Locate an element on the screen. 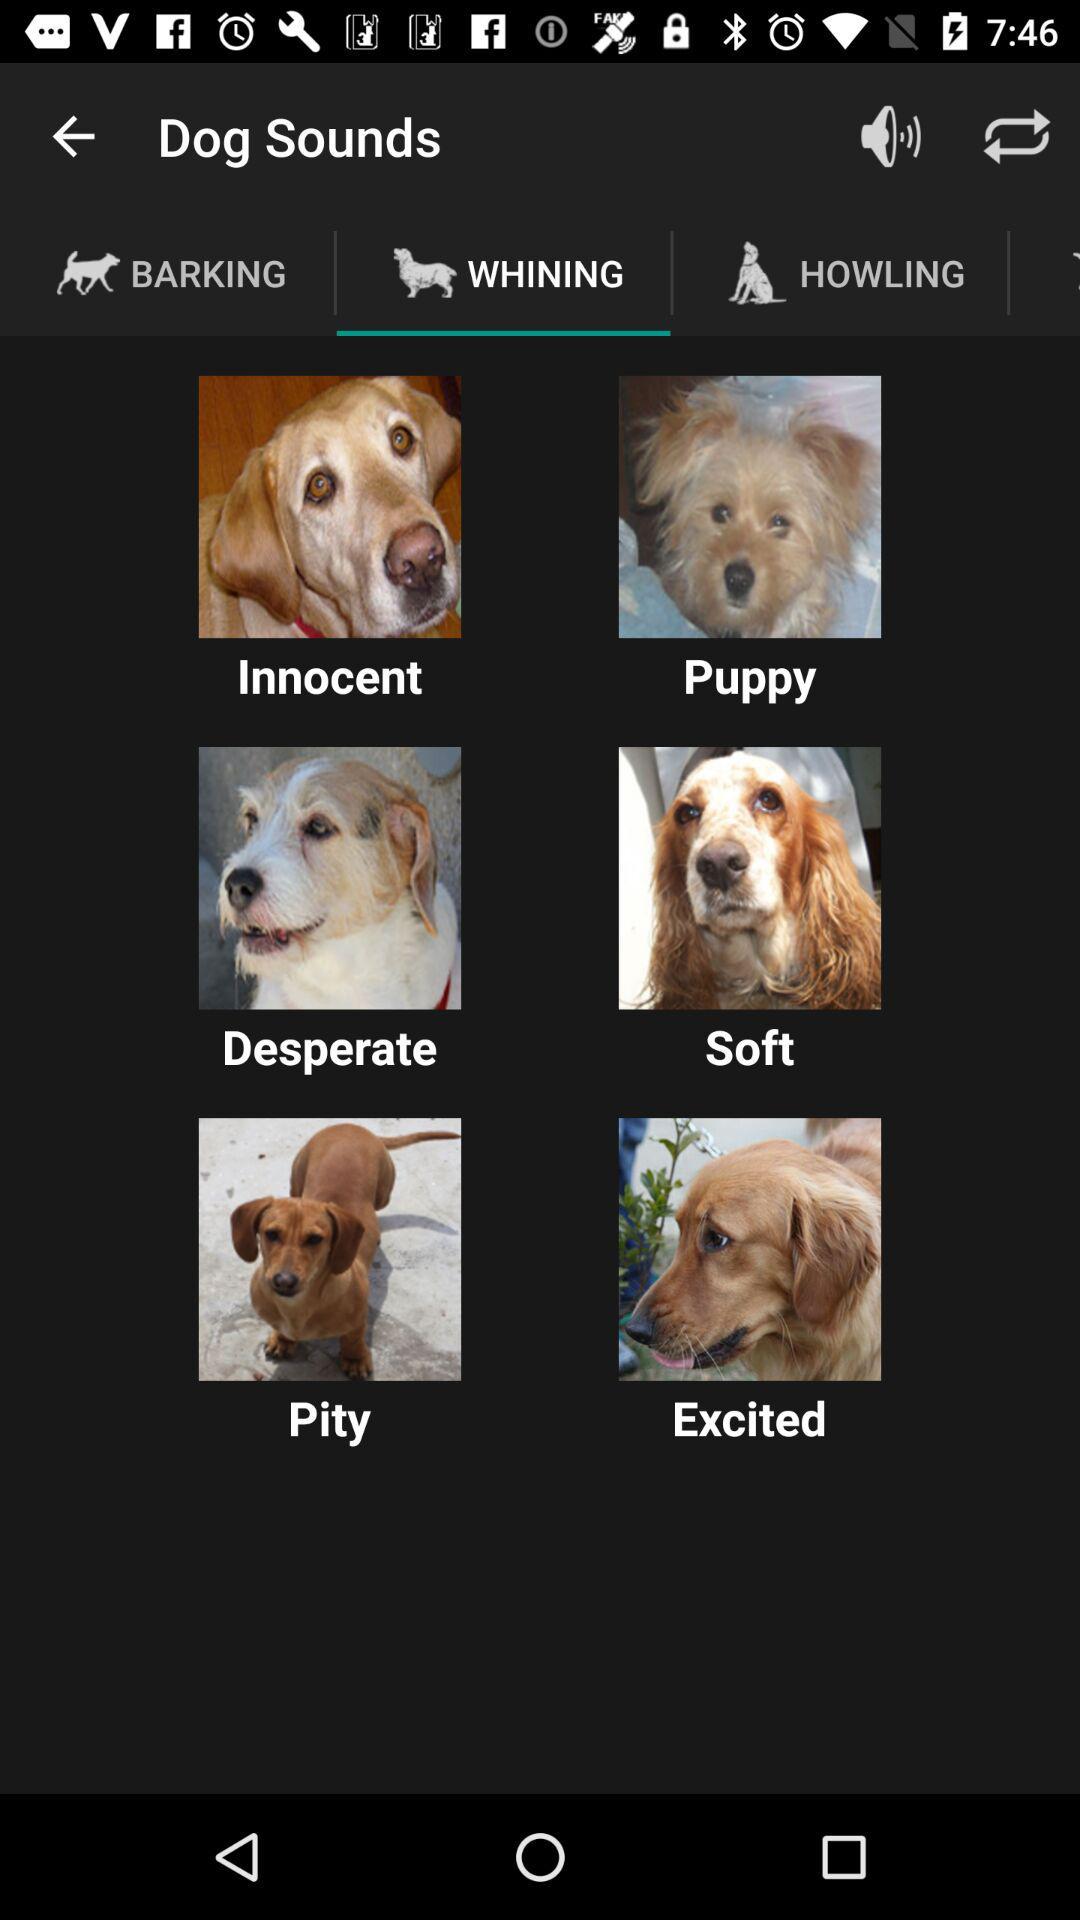 This screenshot has height=1920, width=1080. icon above the barking is located at coordinates (72, 135).